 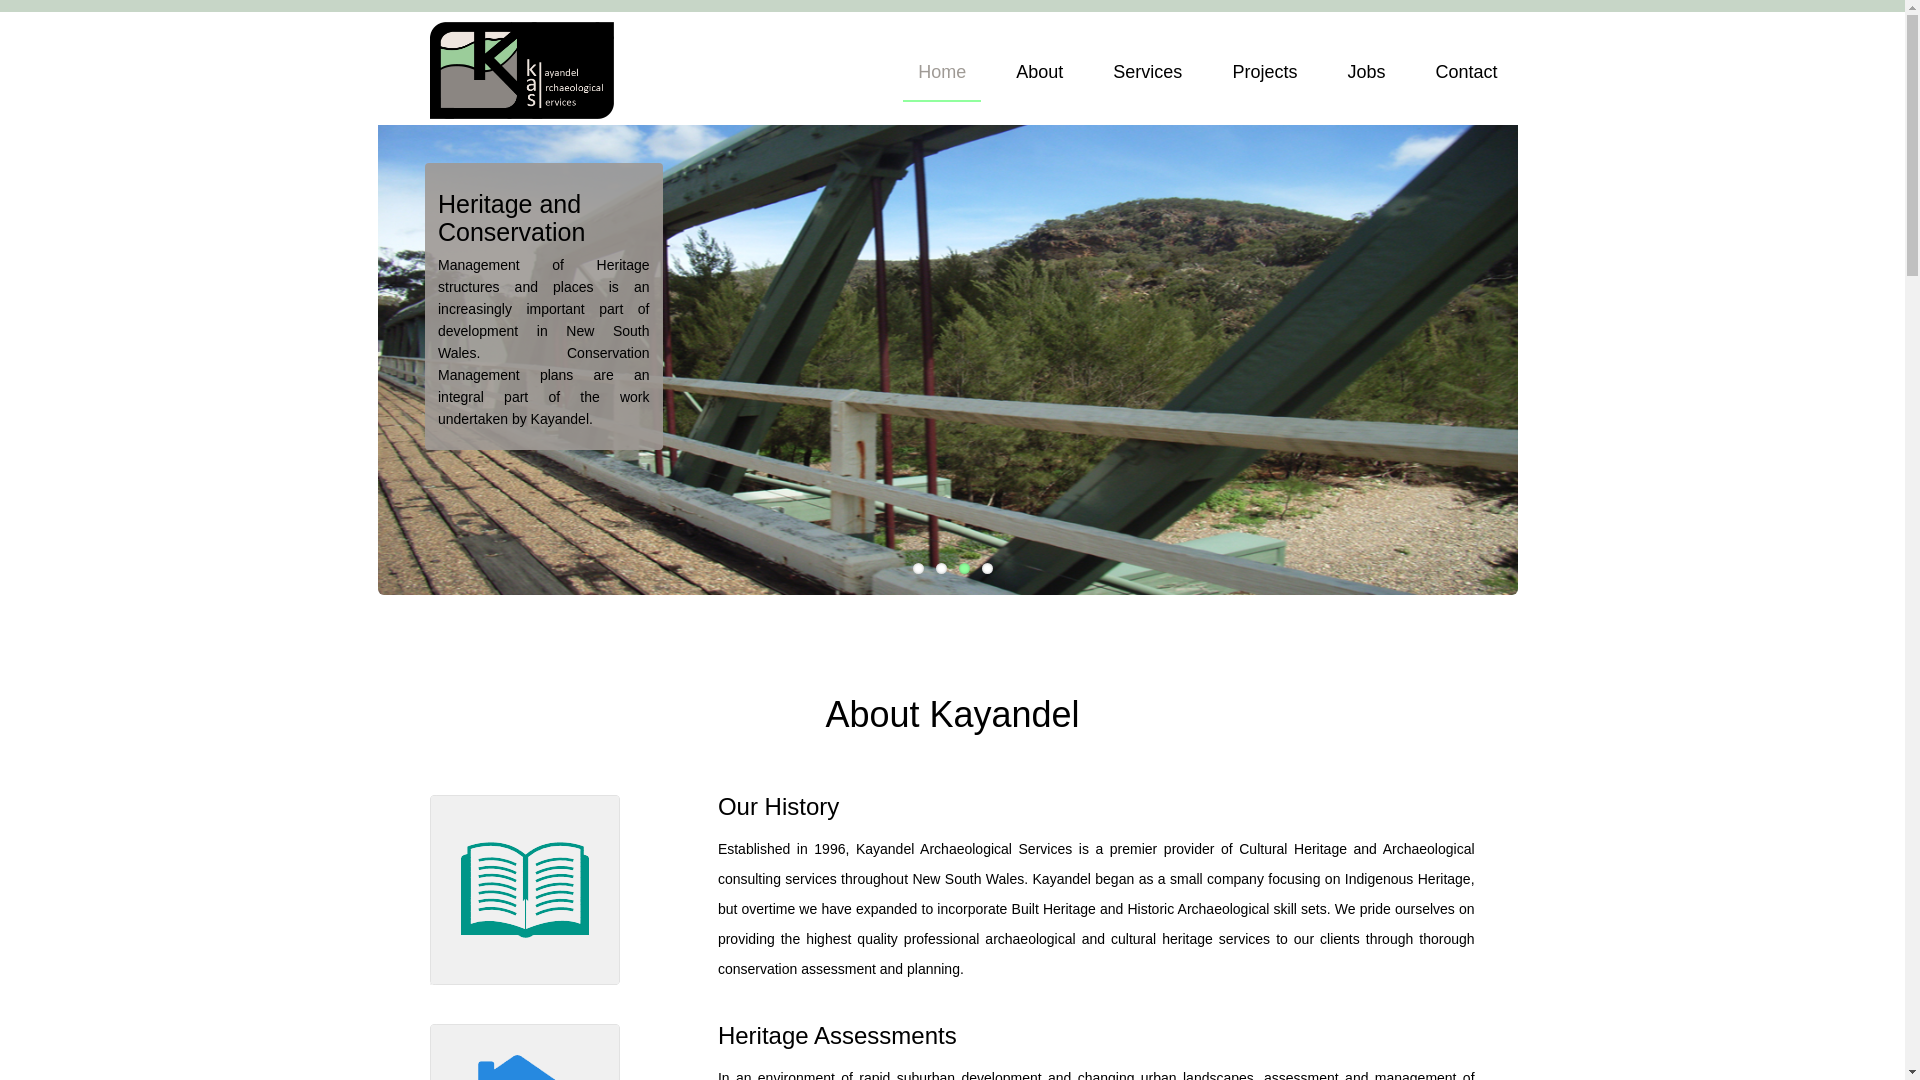 What do you see at coordinates (940, 76) in the screenshot?
I see `'Home'` at bounding box center [940, 76].